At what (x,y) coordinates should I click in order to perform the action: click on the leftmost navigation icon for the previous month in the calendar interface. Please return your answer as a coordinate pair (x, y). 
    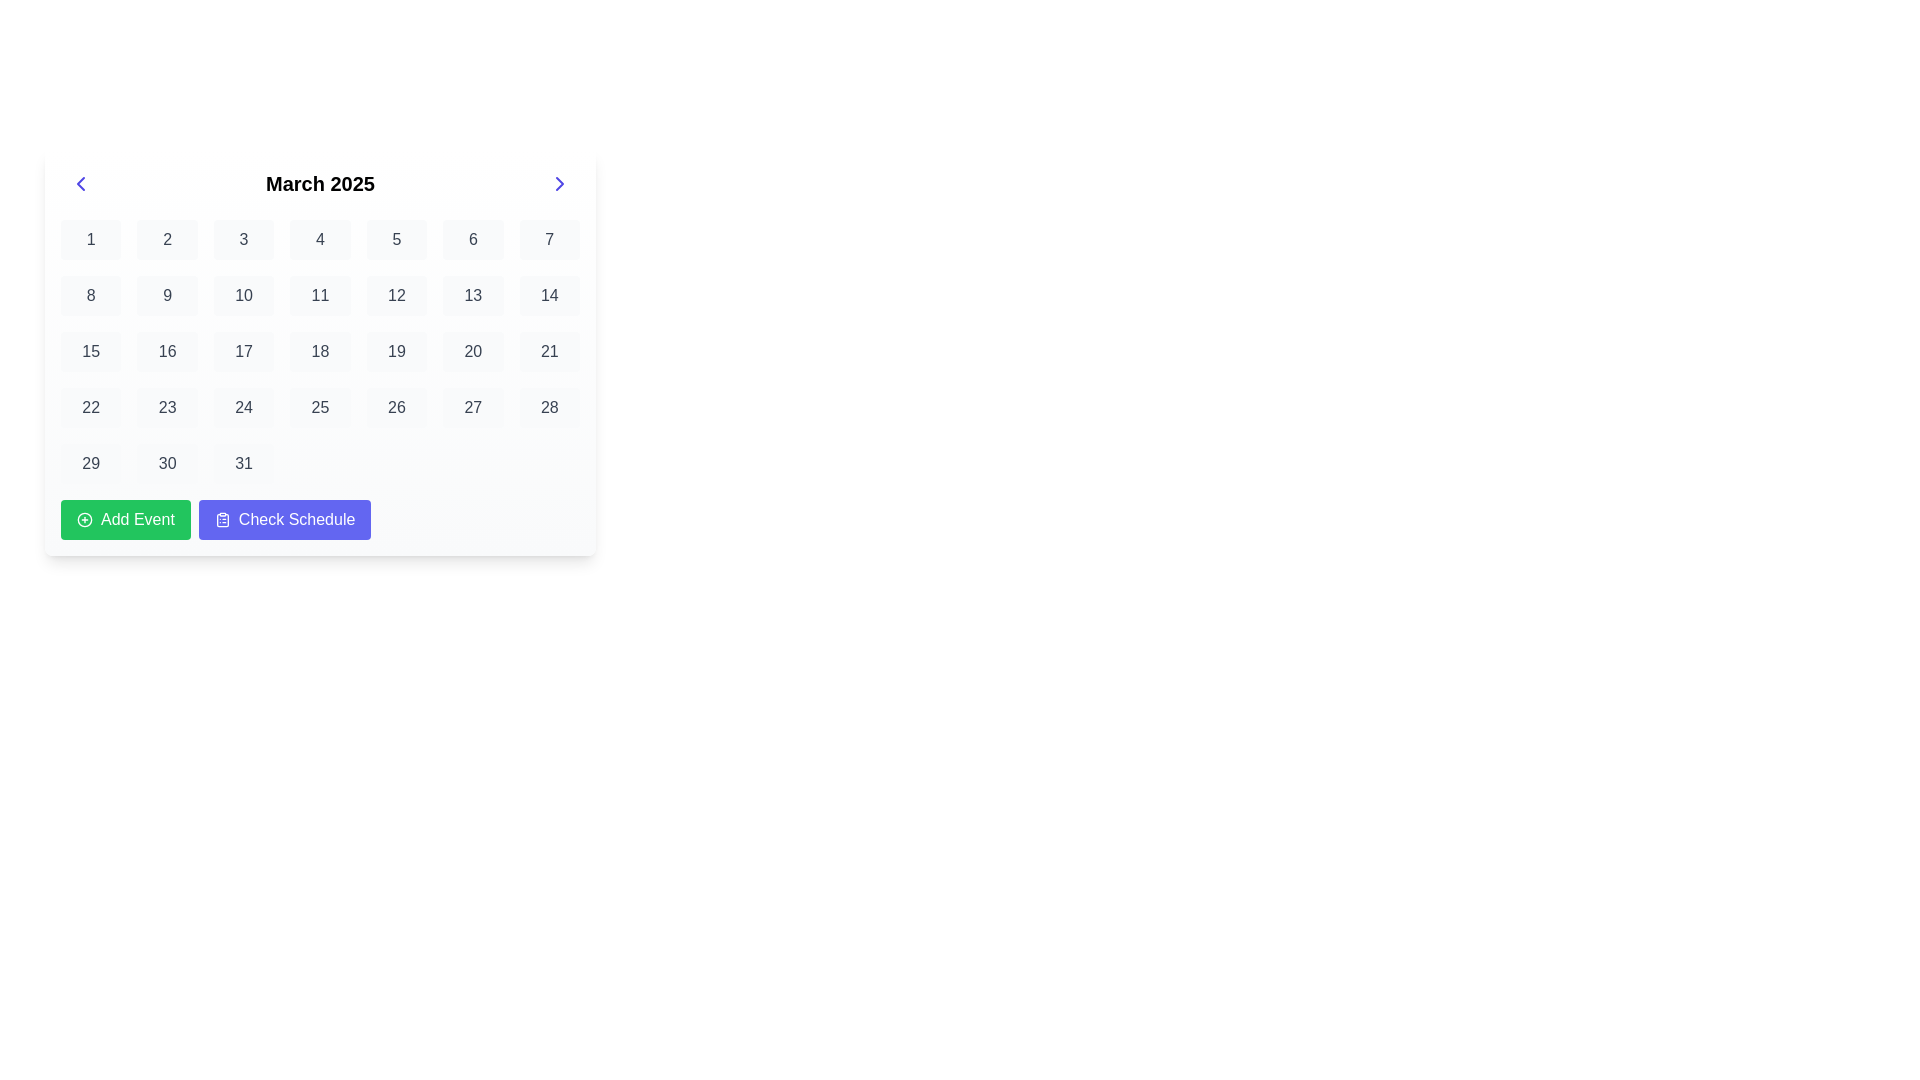
    Looking at the image, I should click on (80, 184).